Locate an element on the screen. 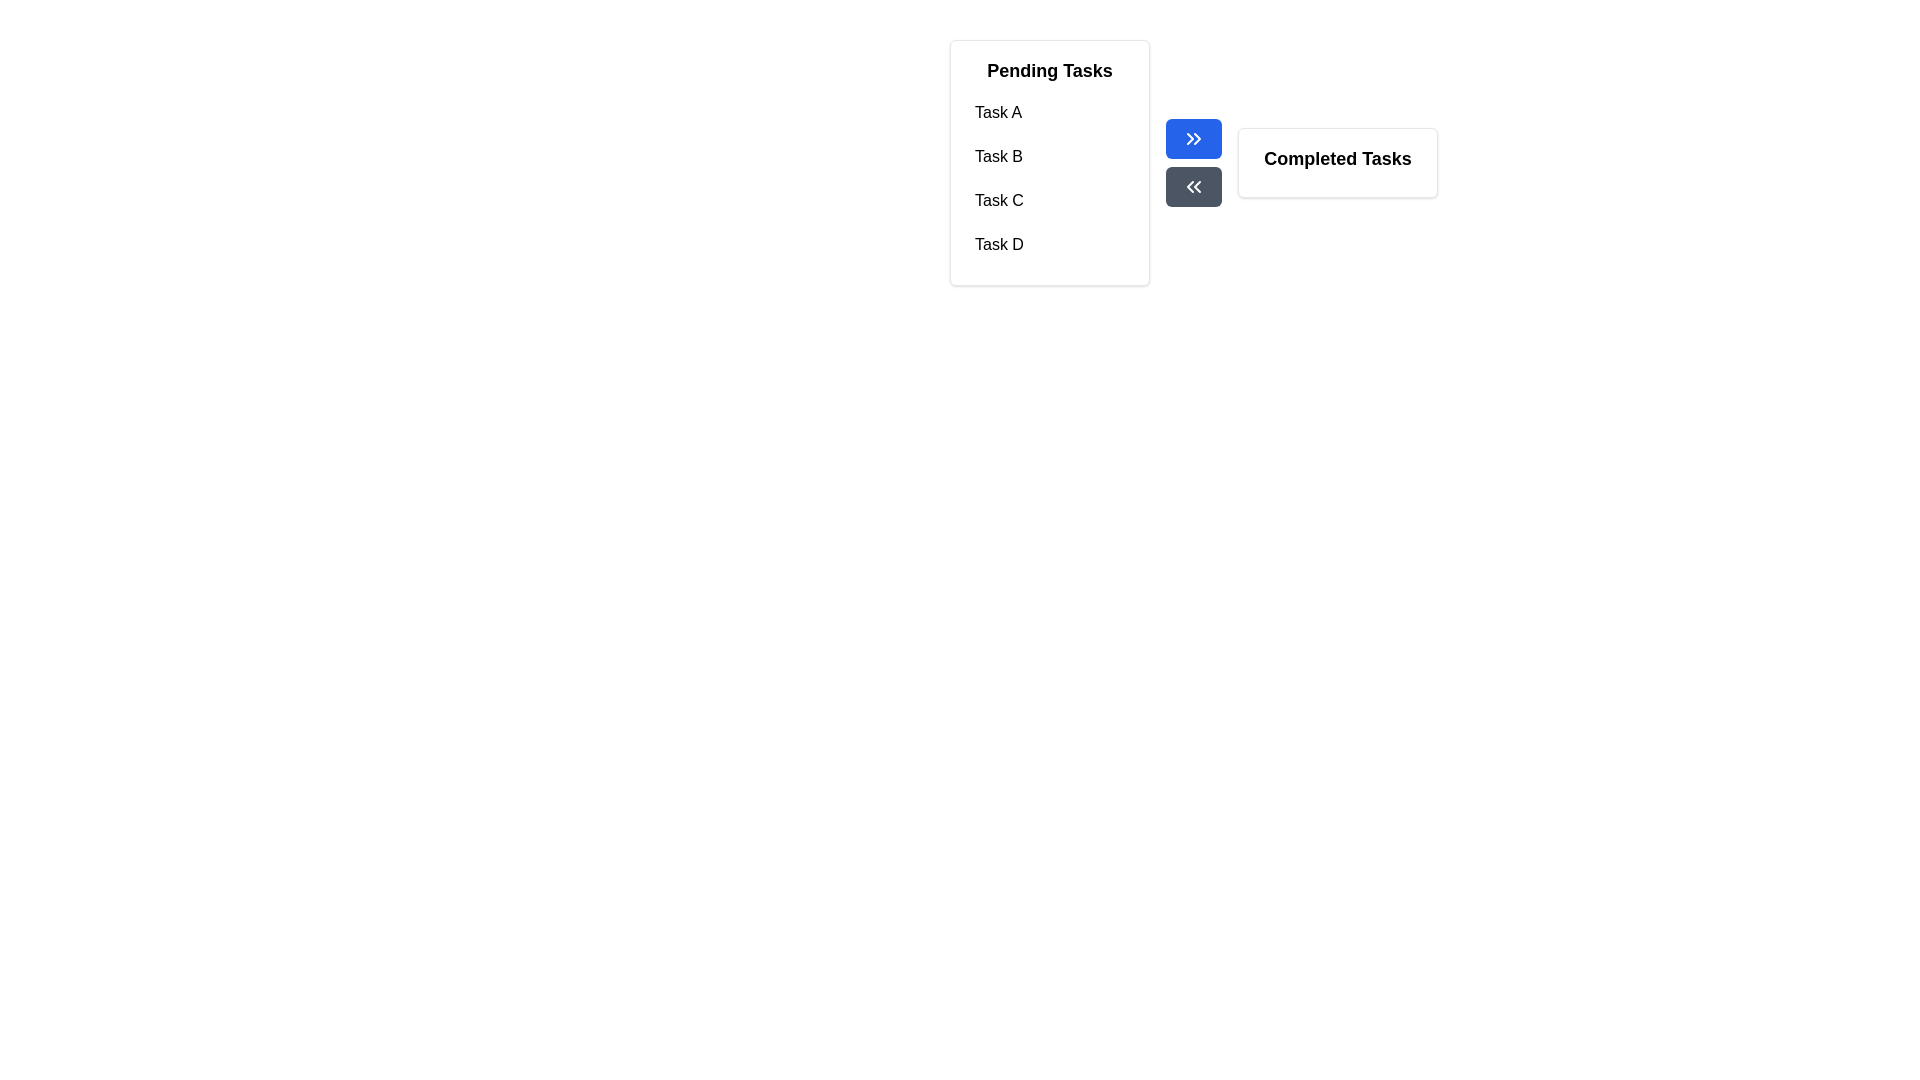  the rightward double chevron arrow icon within the button group is located at coordinates (1194, 137).